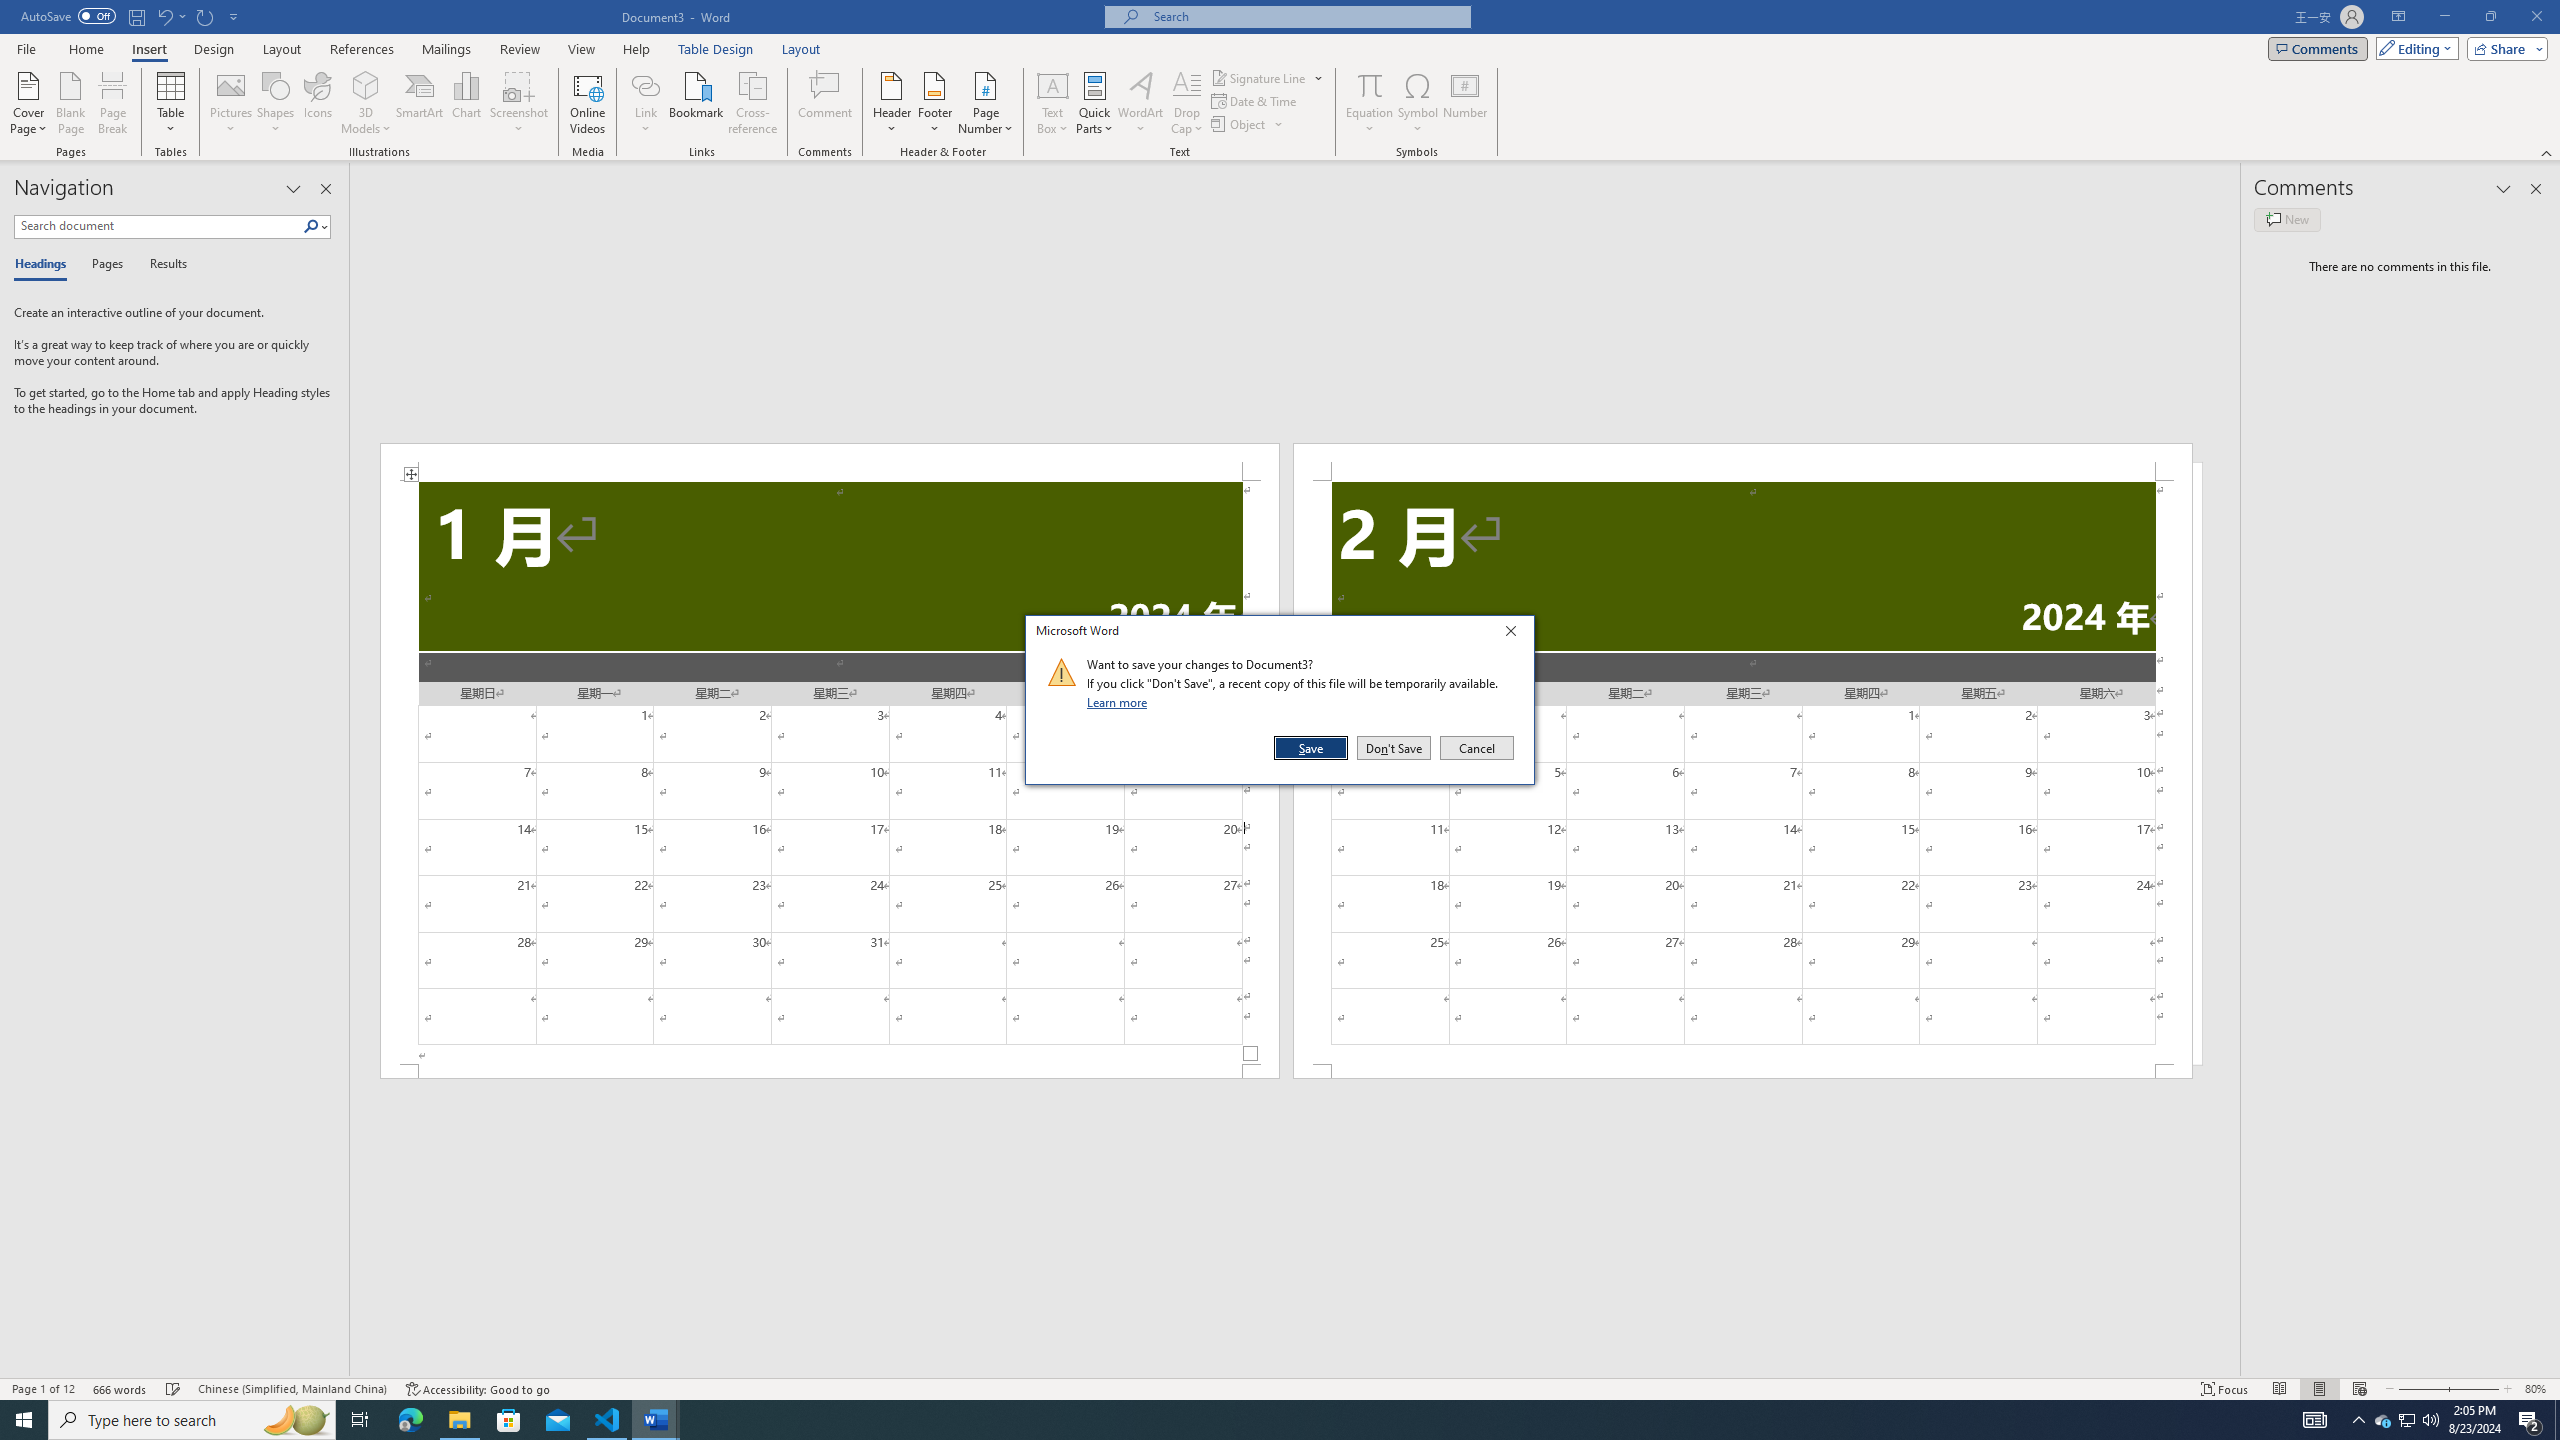 Image resolution: width=2560 pixels, height=1440 pixels. I want to click on 'Spelling and Grammar Check Checking', so click(174, 1389).